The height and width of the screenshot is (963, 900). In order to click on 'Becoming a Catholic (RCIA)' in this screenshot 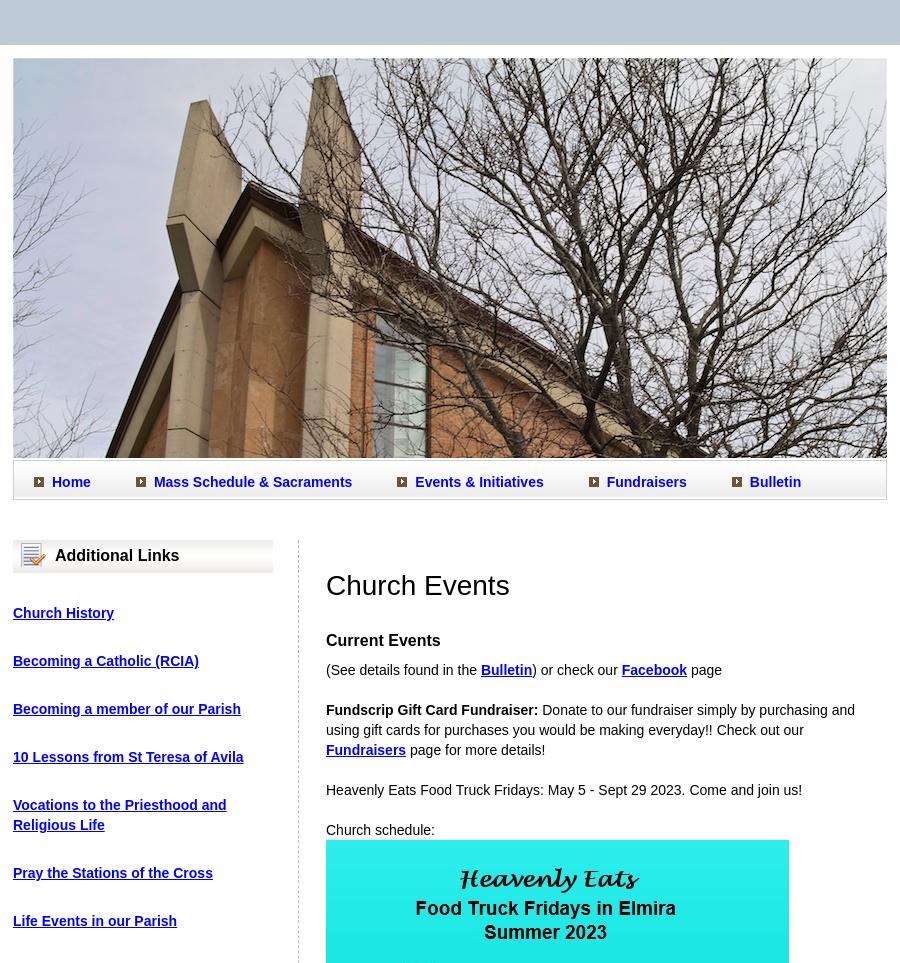, I will do `click(11, 661)`.